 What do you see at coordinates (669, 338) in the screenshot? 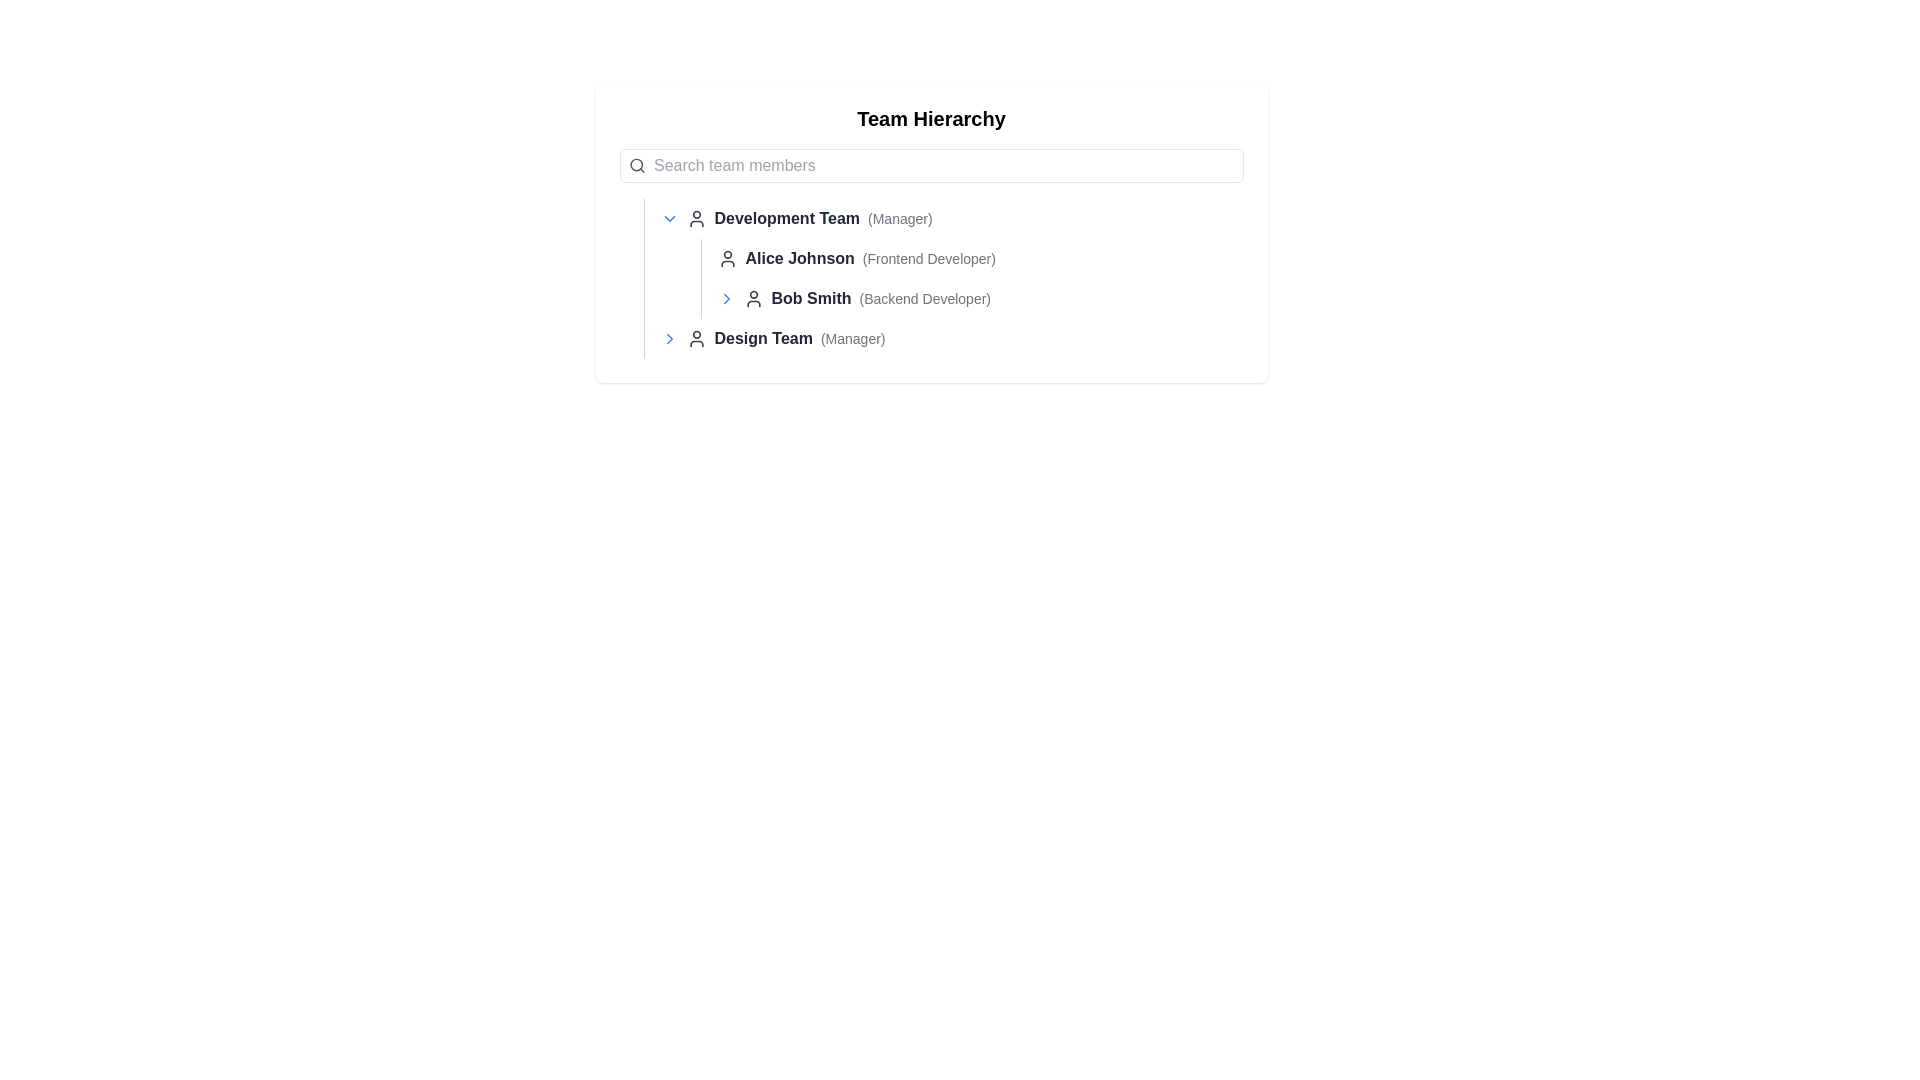
I see `the rightward-pointing blue chevron icon next to the user icon and 'Design Team (Manager)' text to trigger a tooltip` at bounding box center [669, 338].